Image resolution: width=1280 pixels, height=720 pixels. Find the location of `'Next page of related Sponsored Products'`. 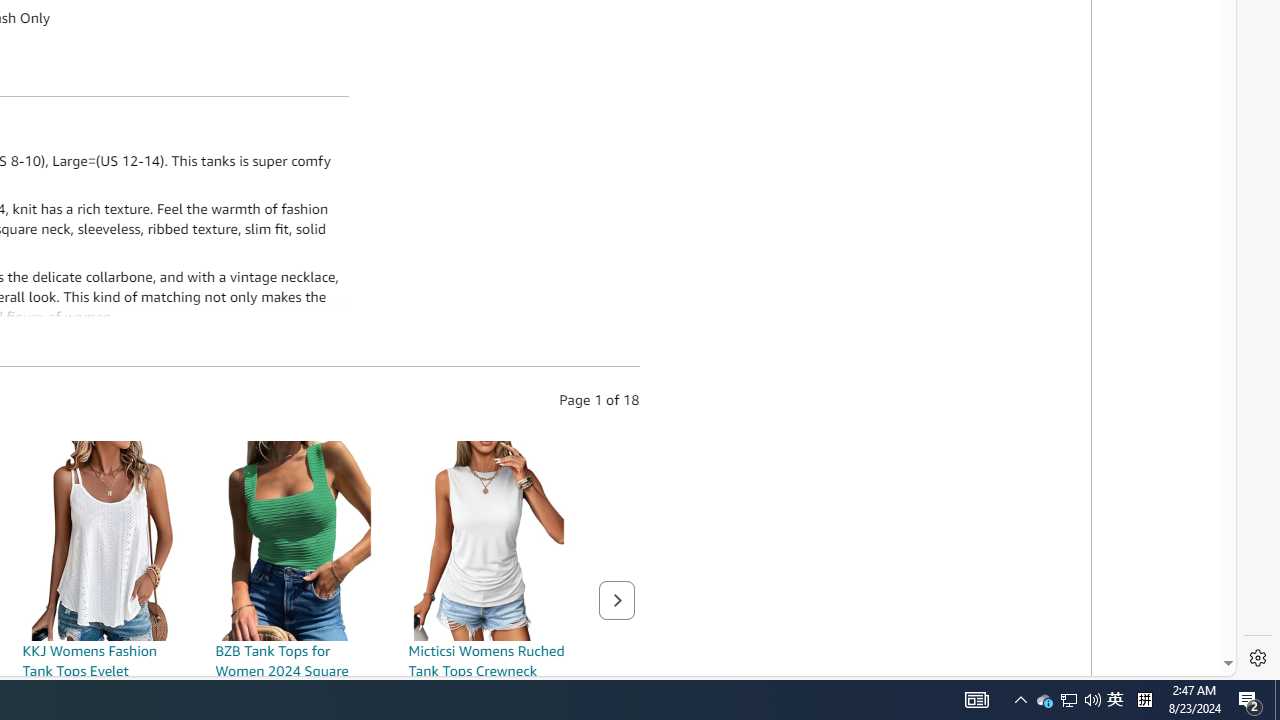

'Next page of related Sponsored Products' is located at coordinates (615, 599).